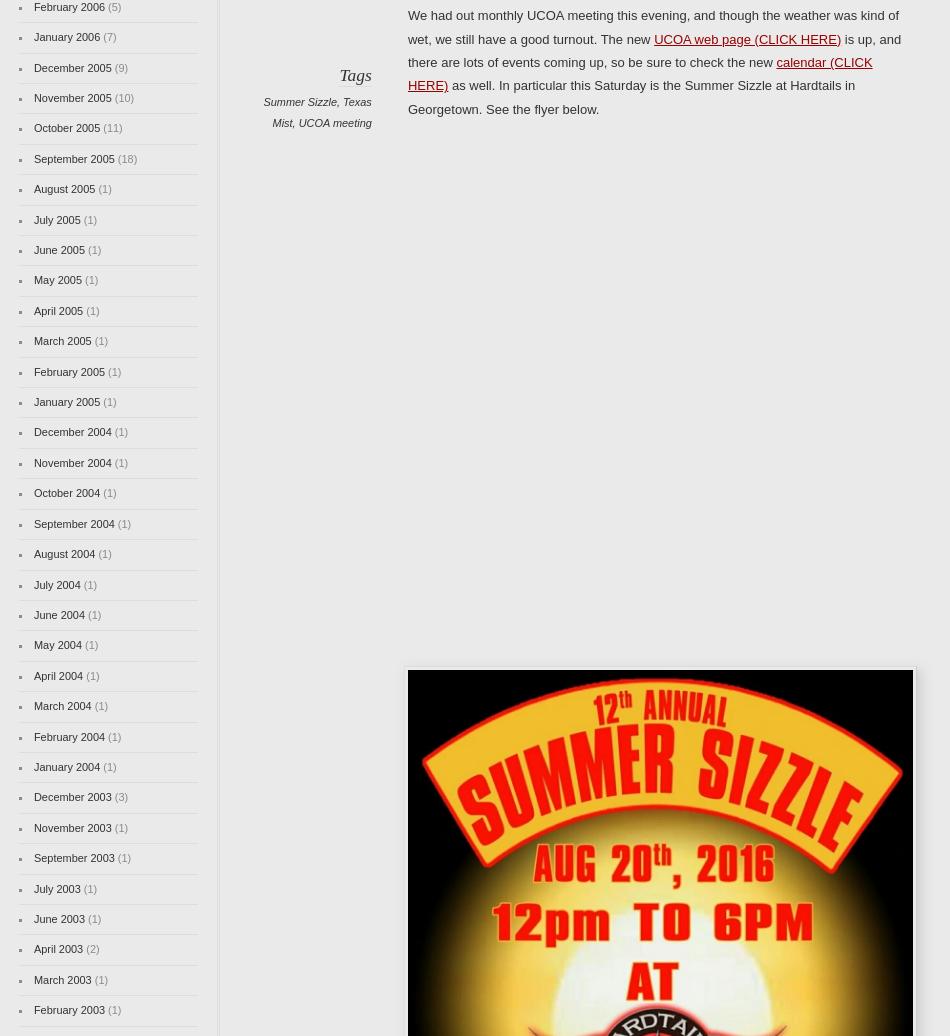 Image resolution: width=950 pixels, height=1036 pixels. Describe the element at coordinates (122, 98) in the screenshot. I see `'(10)'` at that location.